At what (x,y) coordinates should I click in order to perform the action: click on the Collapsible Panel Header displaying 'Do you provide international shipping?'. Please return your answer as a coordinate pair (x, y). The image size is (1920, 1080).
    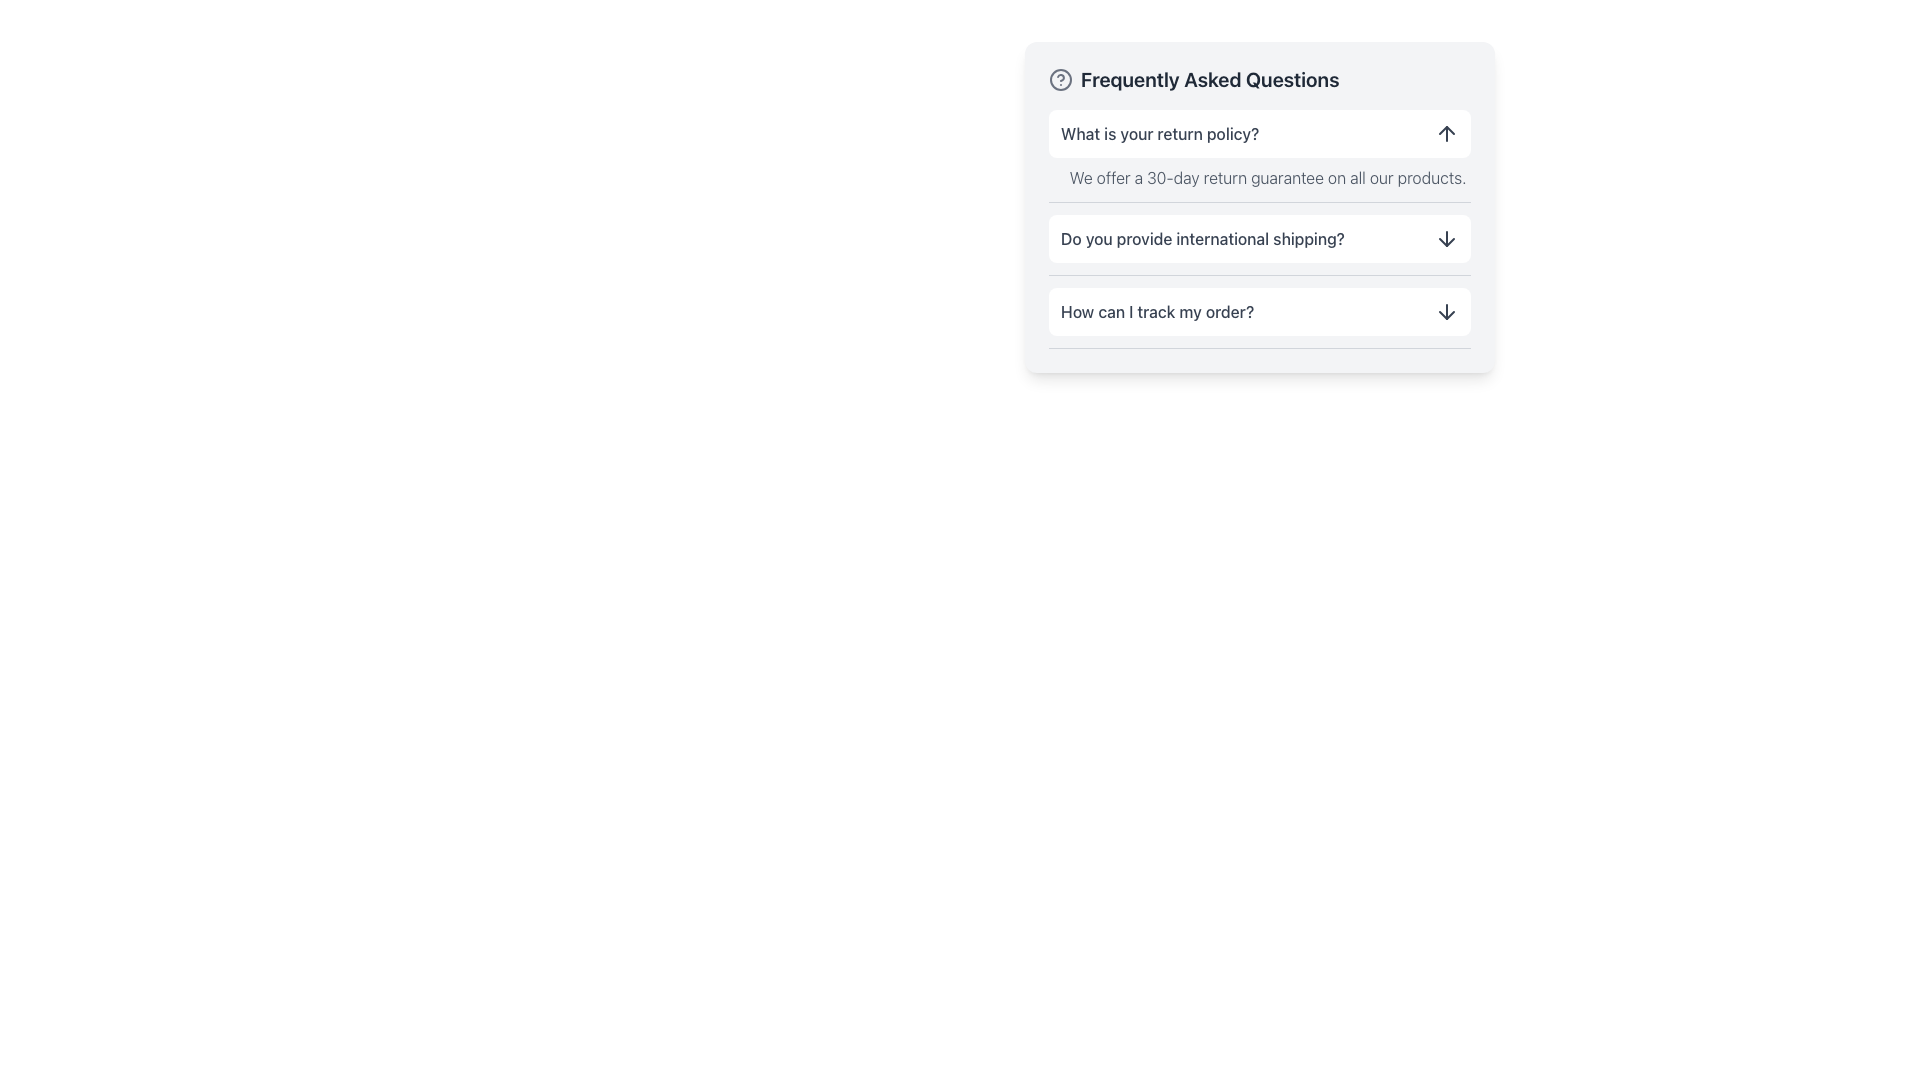
    Looking at the image, I should click on (1258, 238).